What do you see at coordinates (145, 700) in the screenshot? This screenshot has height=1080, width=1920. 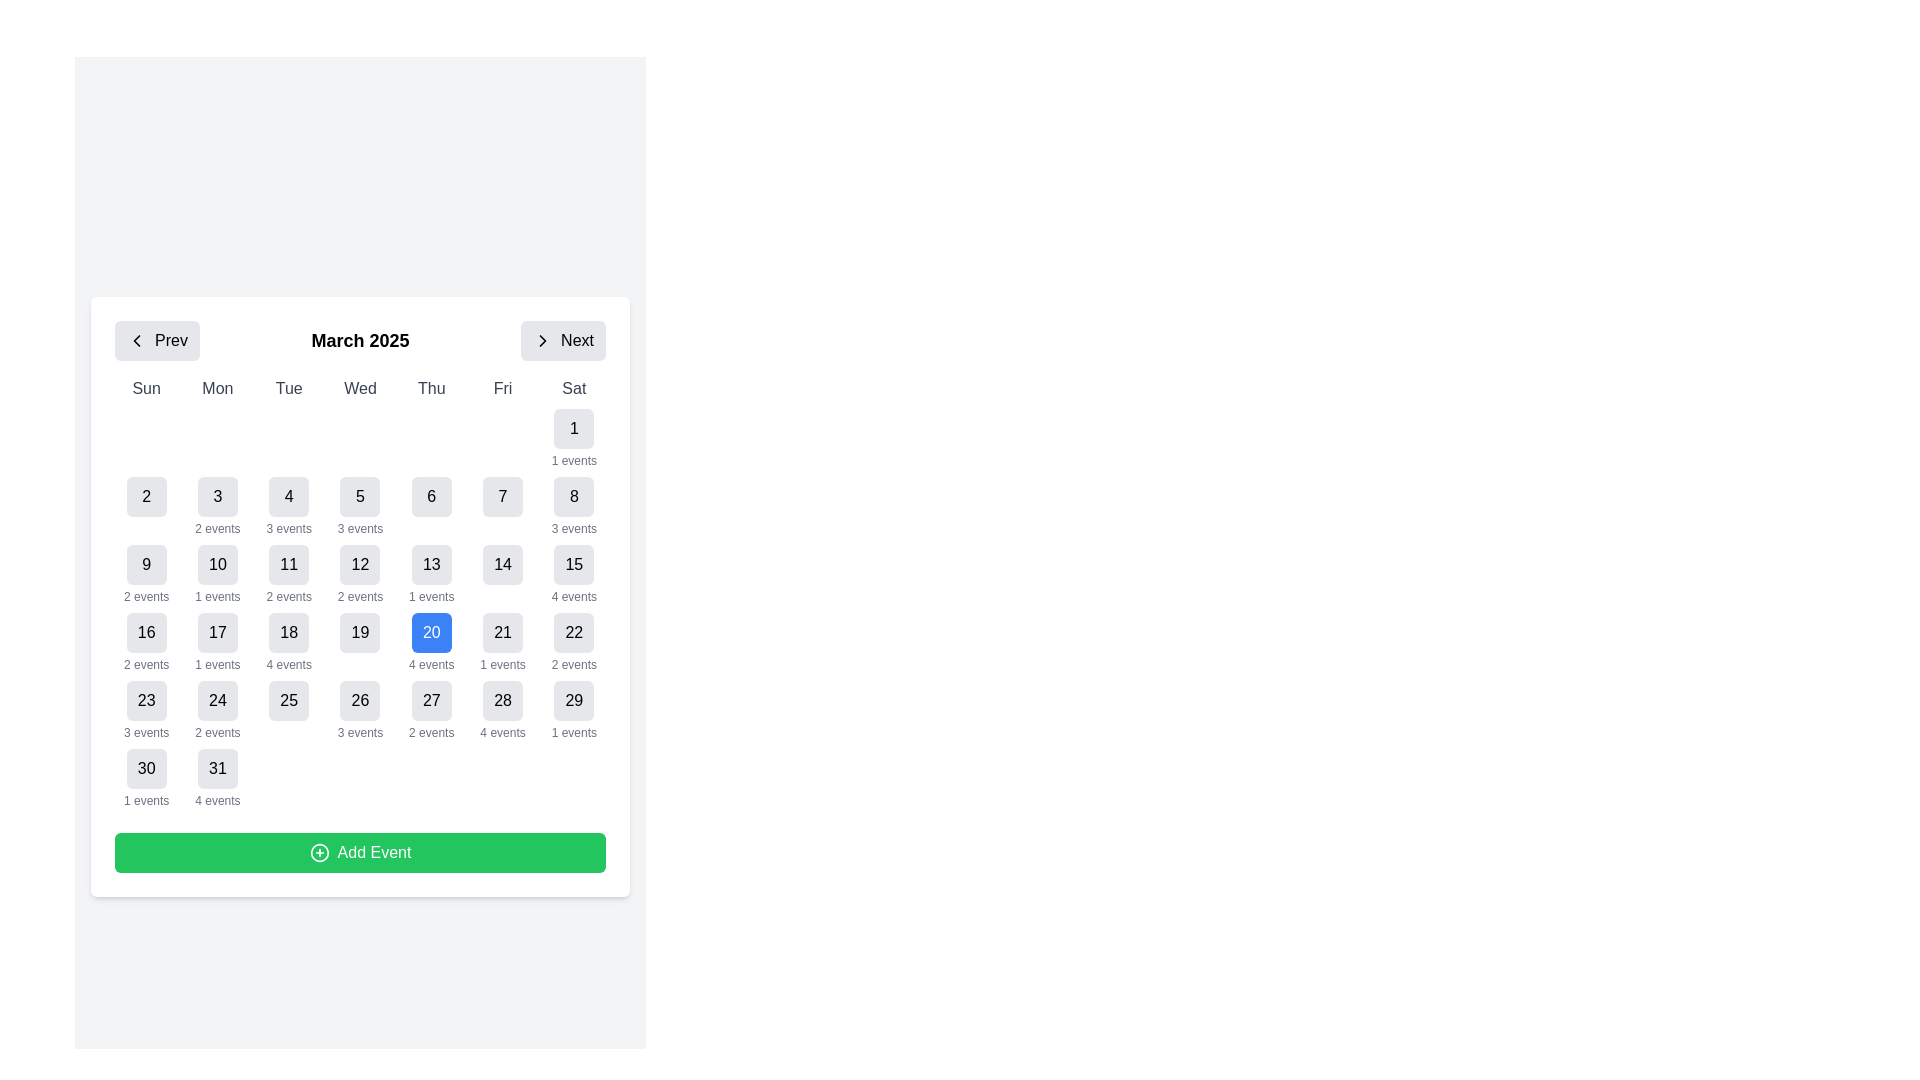 I see `the button representing the calendar date '23'` at bounding box center [145, 700].